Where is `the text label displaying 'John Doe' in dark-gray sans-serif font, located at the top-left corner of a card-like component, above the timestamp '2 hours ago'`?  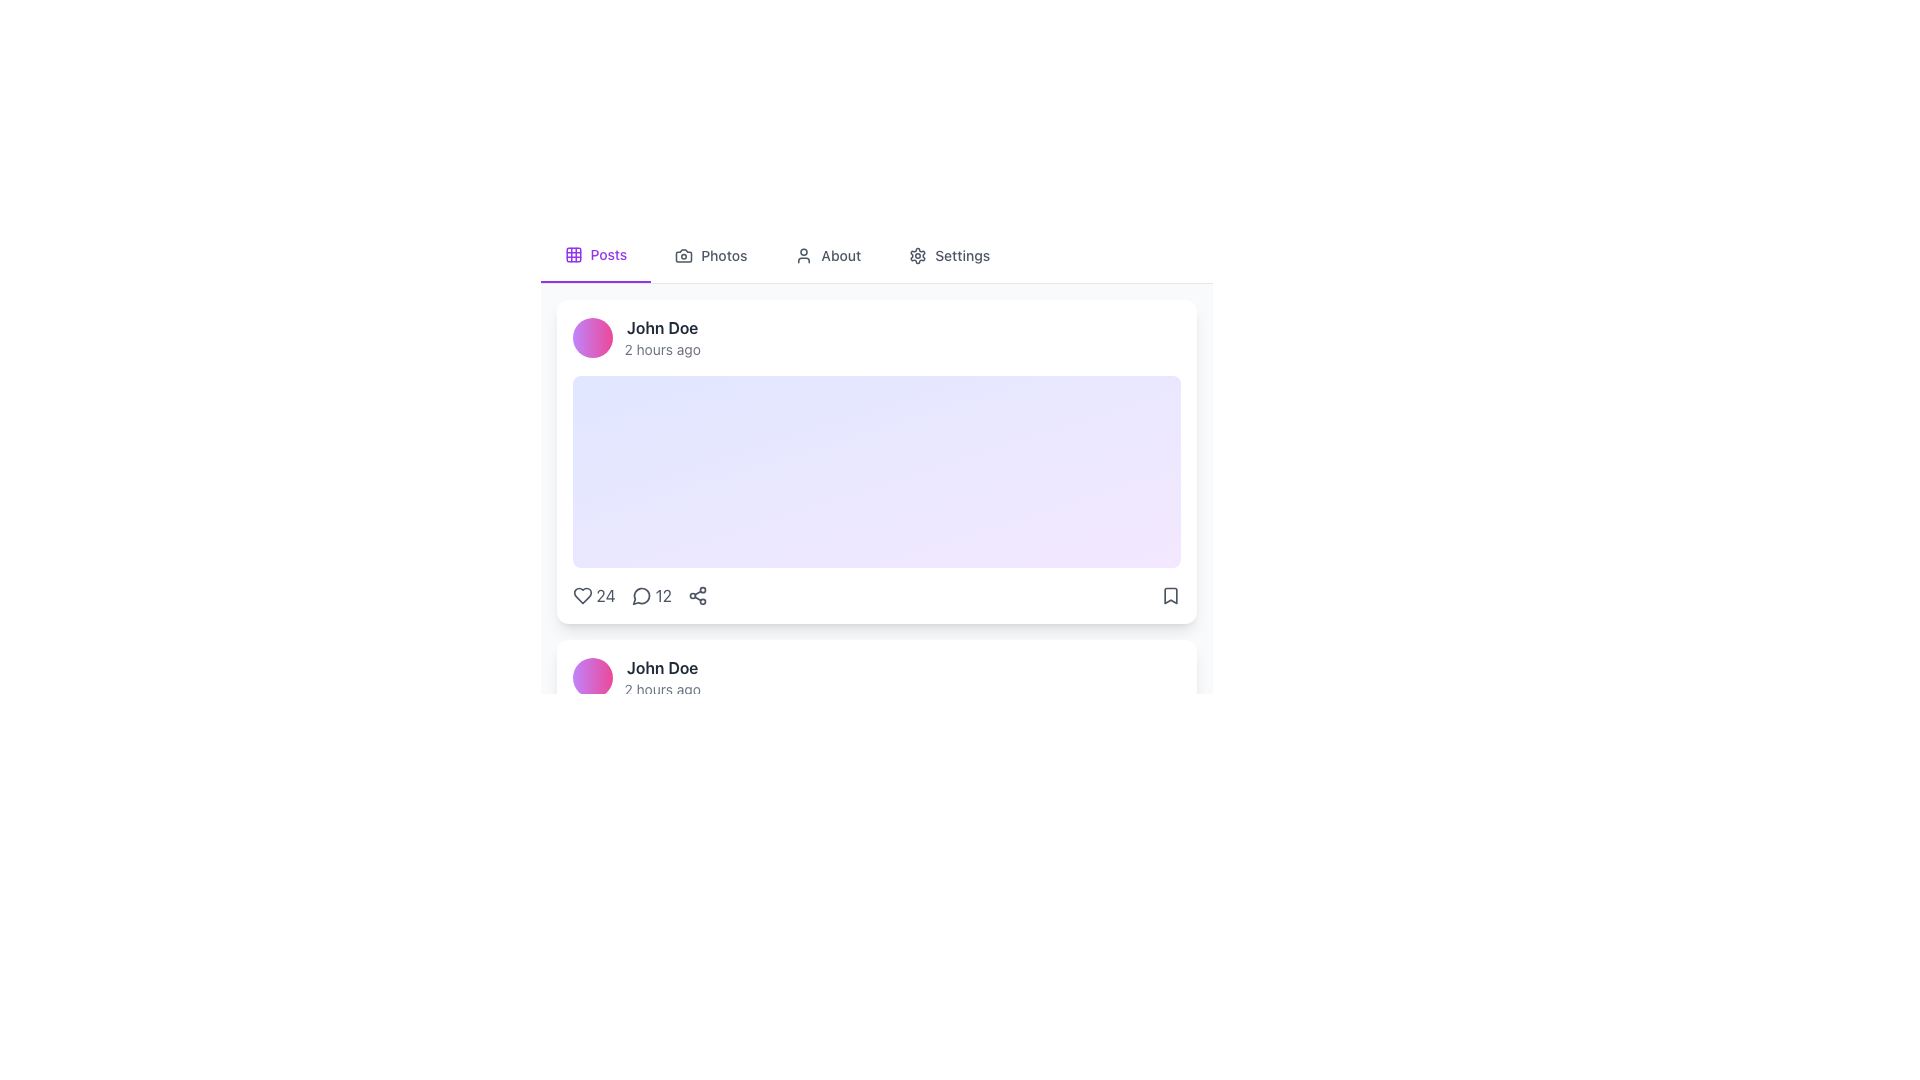
the text label displaying 'John Doe' in dark-gray sans-serif font, located at the top-left corner of a card-like component, above the timestamp '2 hours ago' is located at coordinates (662, 326).